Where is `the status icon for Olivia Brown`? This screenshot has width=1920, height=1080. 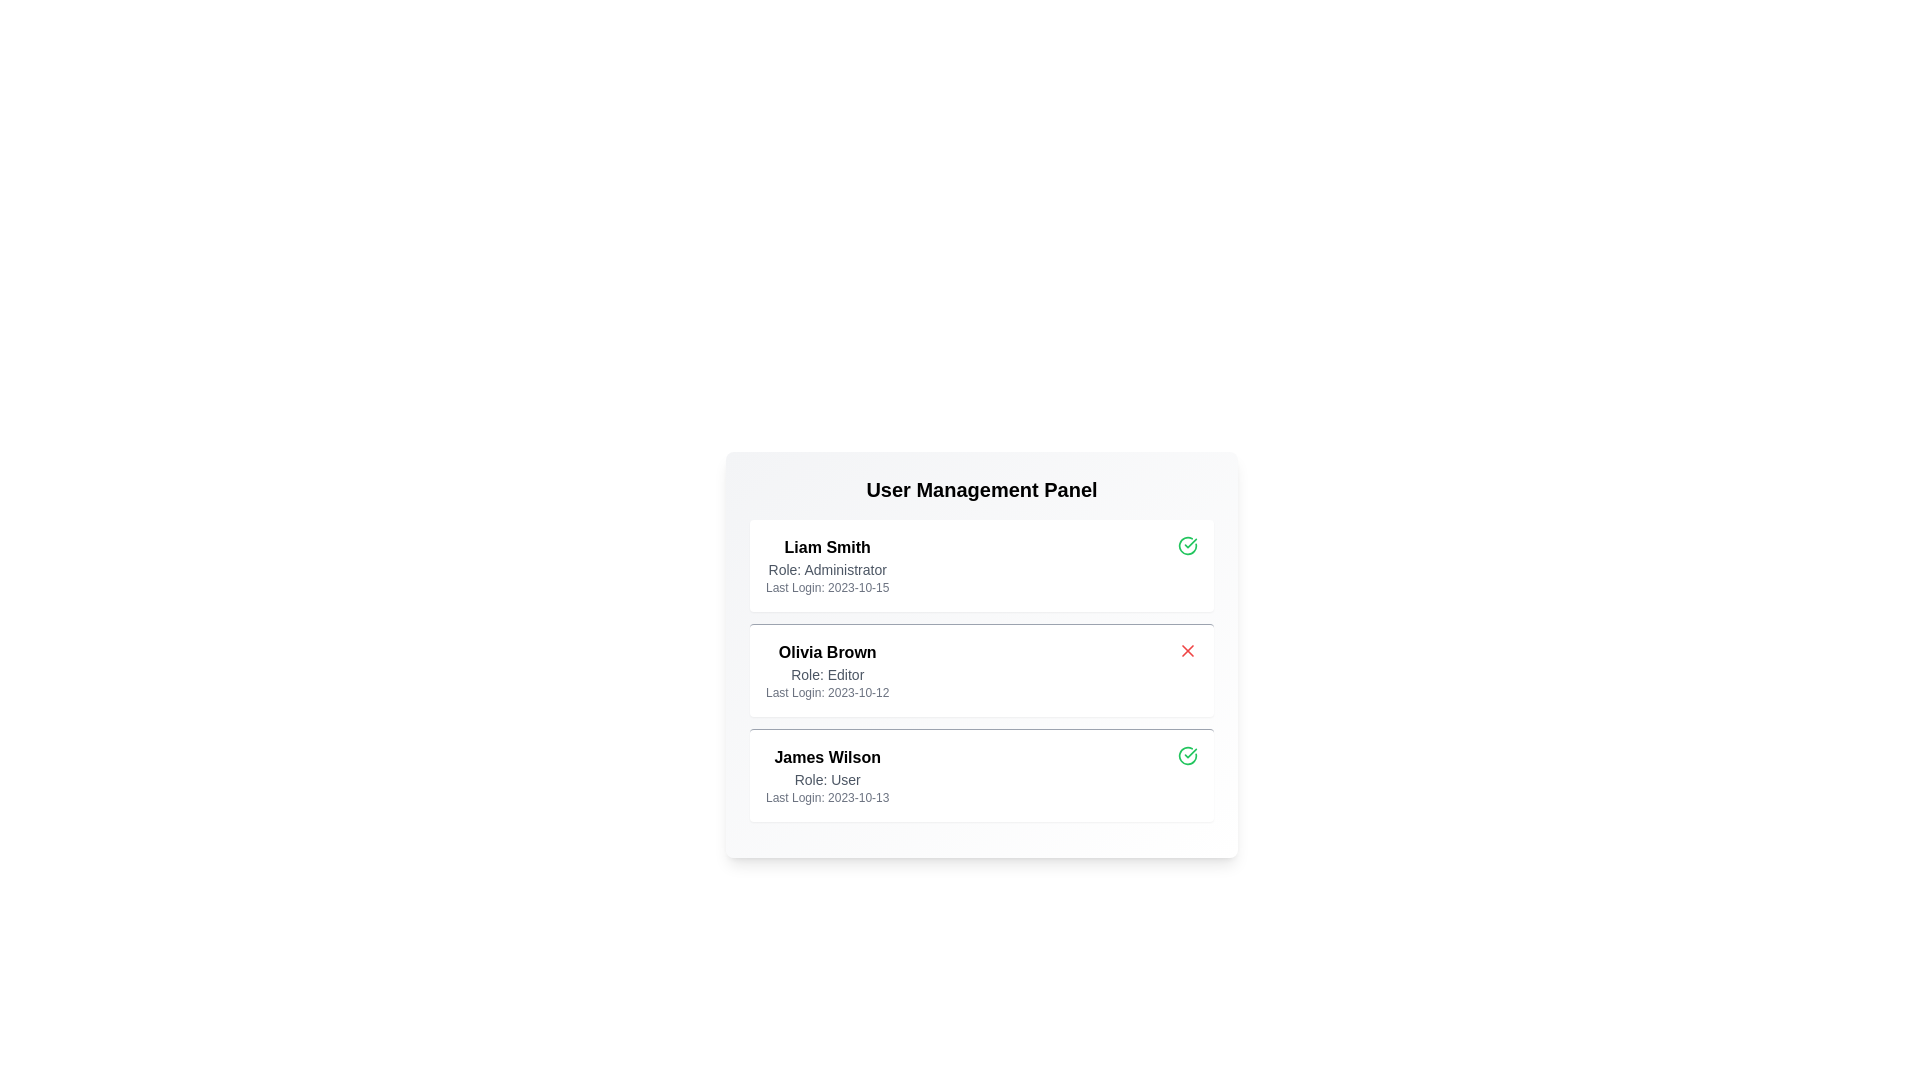
the status icon for Olivia Brown is located at coordinates (1188, 651).